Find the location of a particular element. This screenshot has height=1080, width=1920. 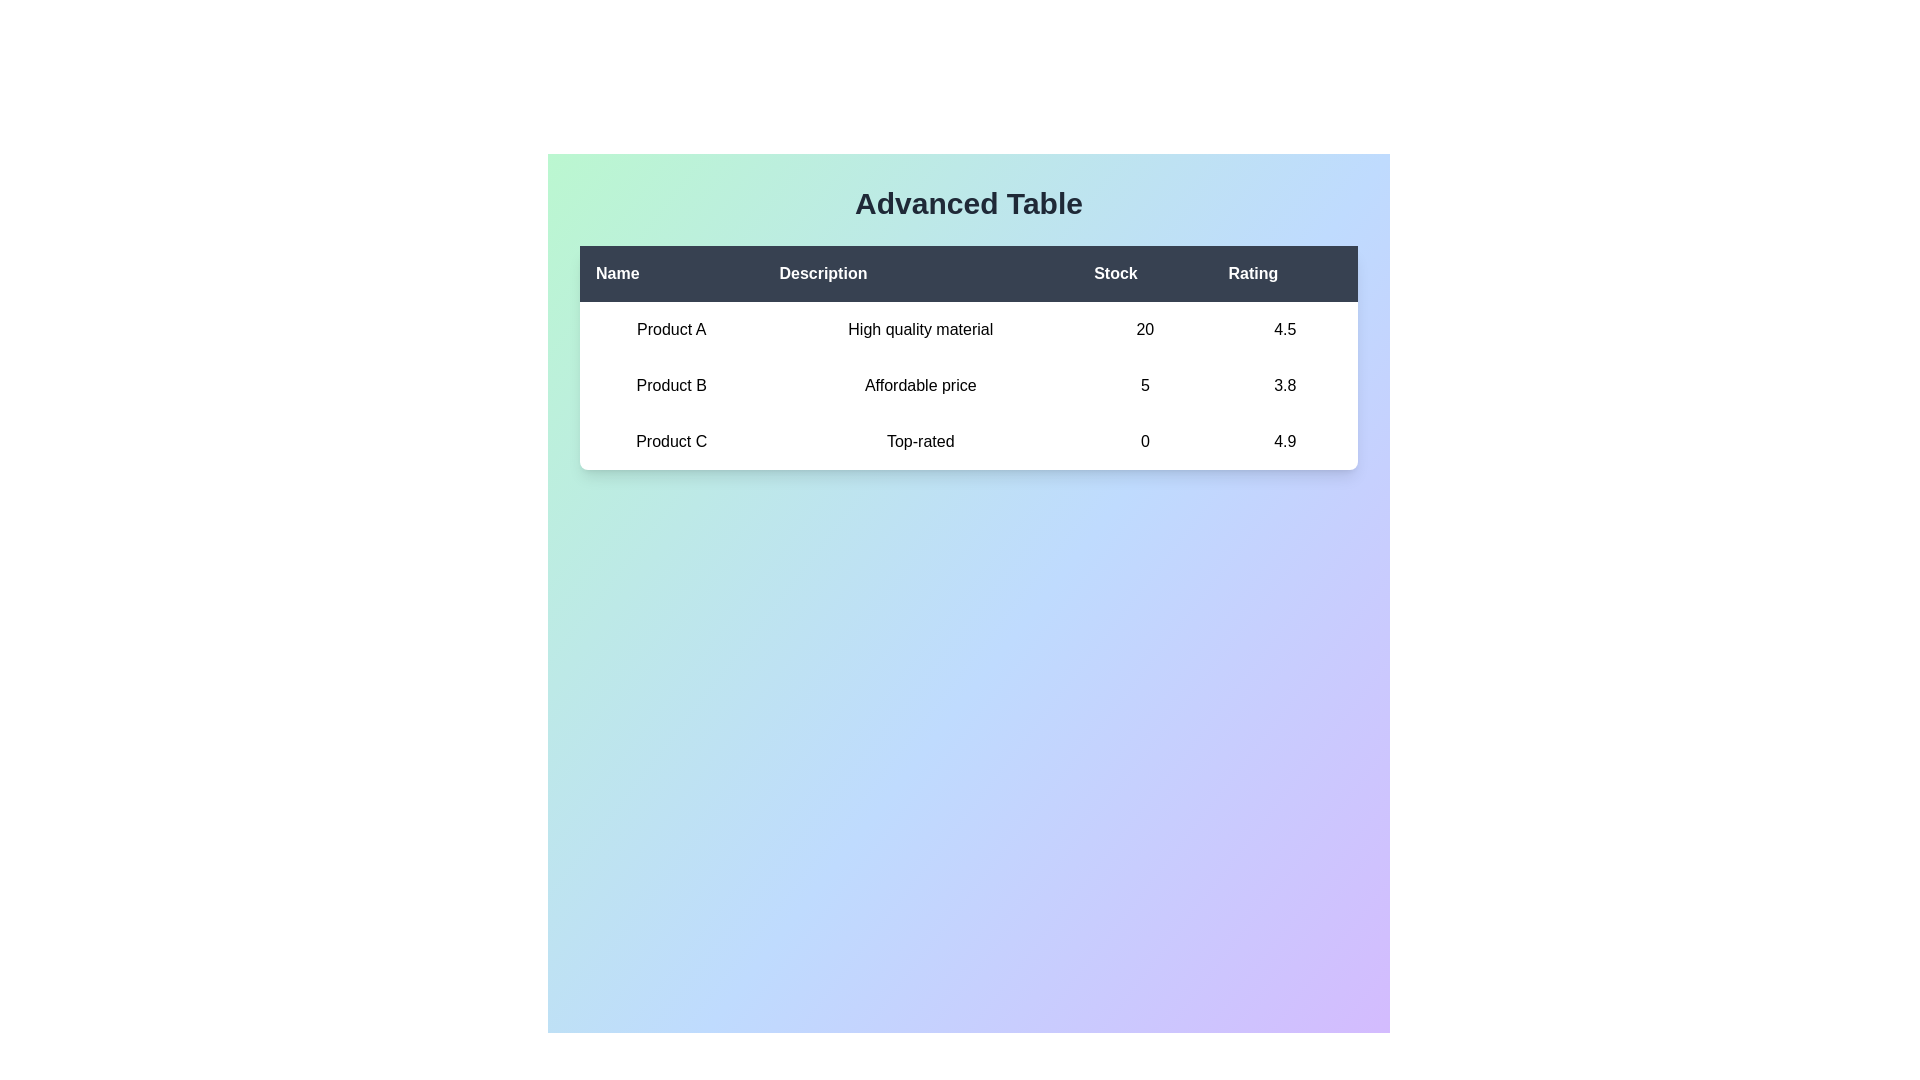

the 'Top-rated' text label located in the middle column of the row for 'Product C' in the table is located at coordinates (919, 441).